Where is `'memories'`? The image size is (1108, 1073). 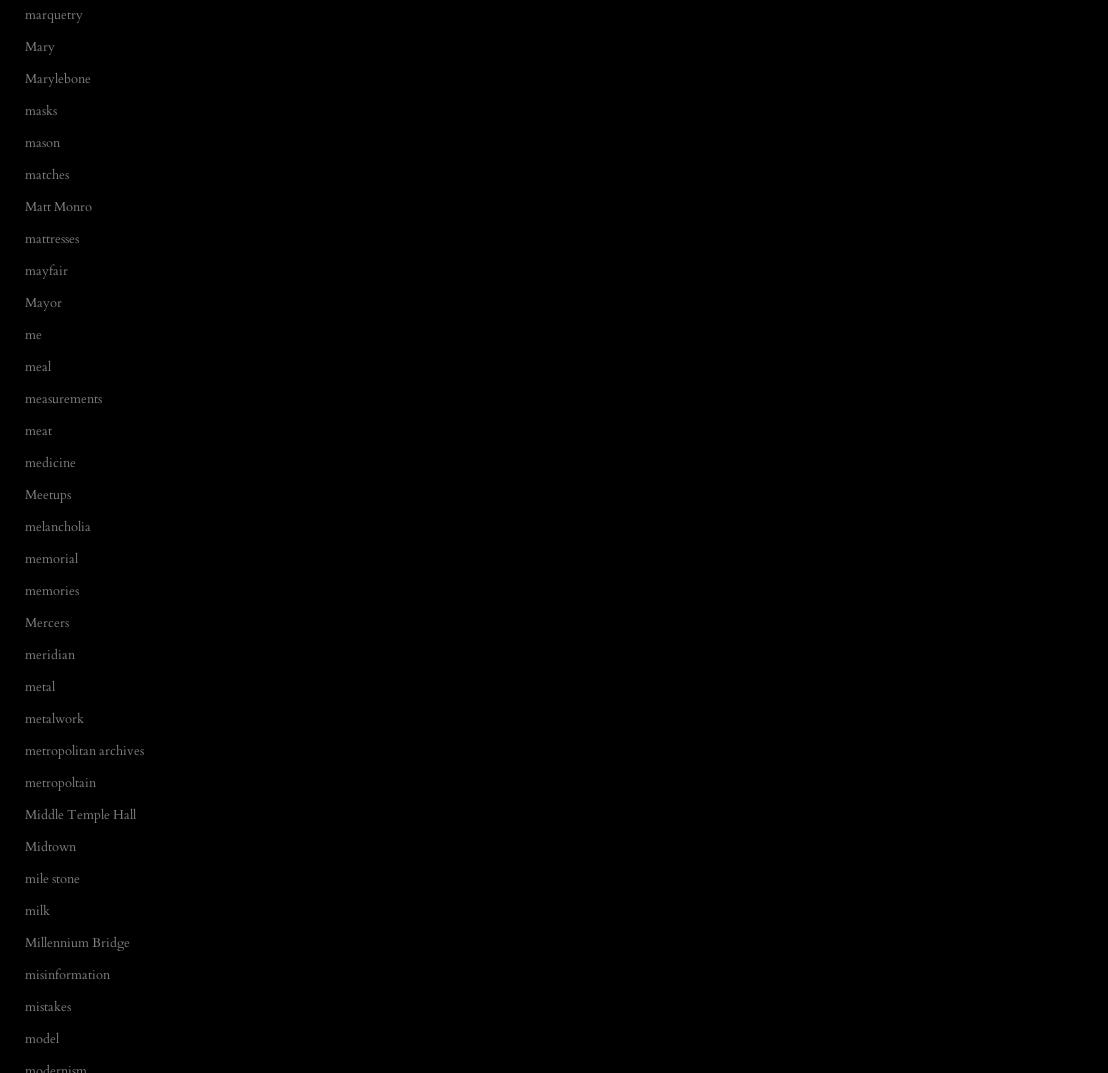
'memories' is located at coordinates (50, 590).